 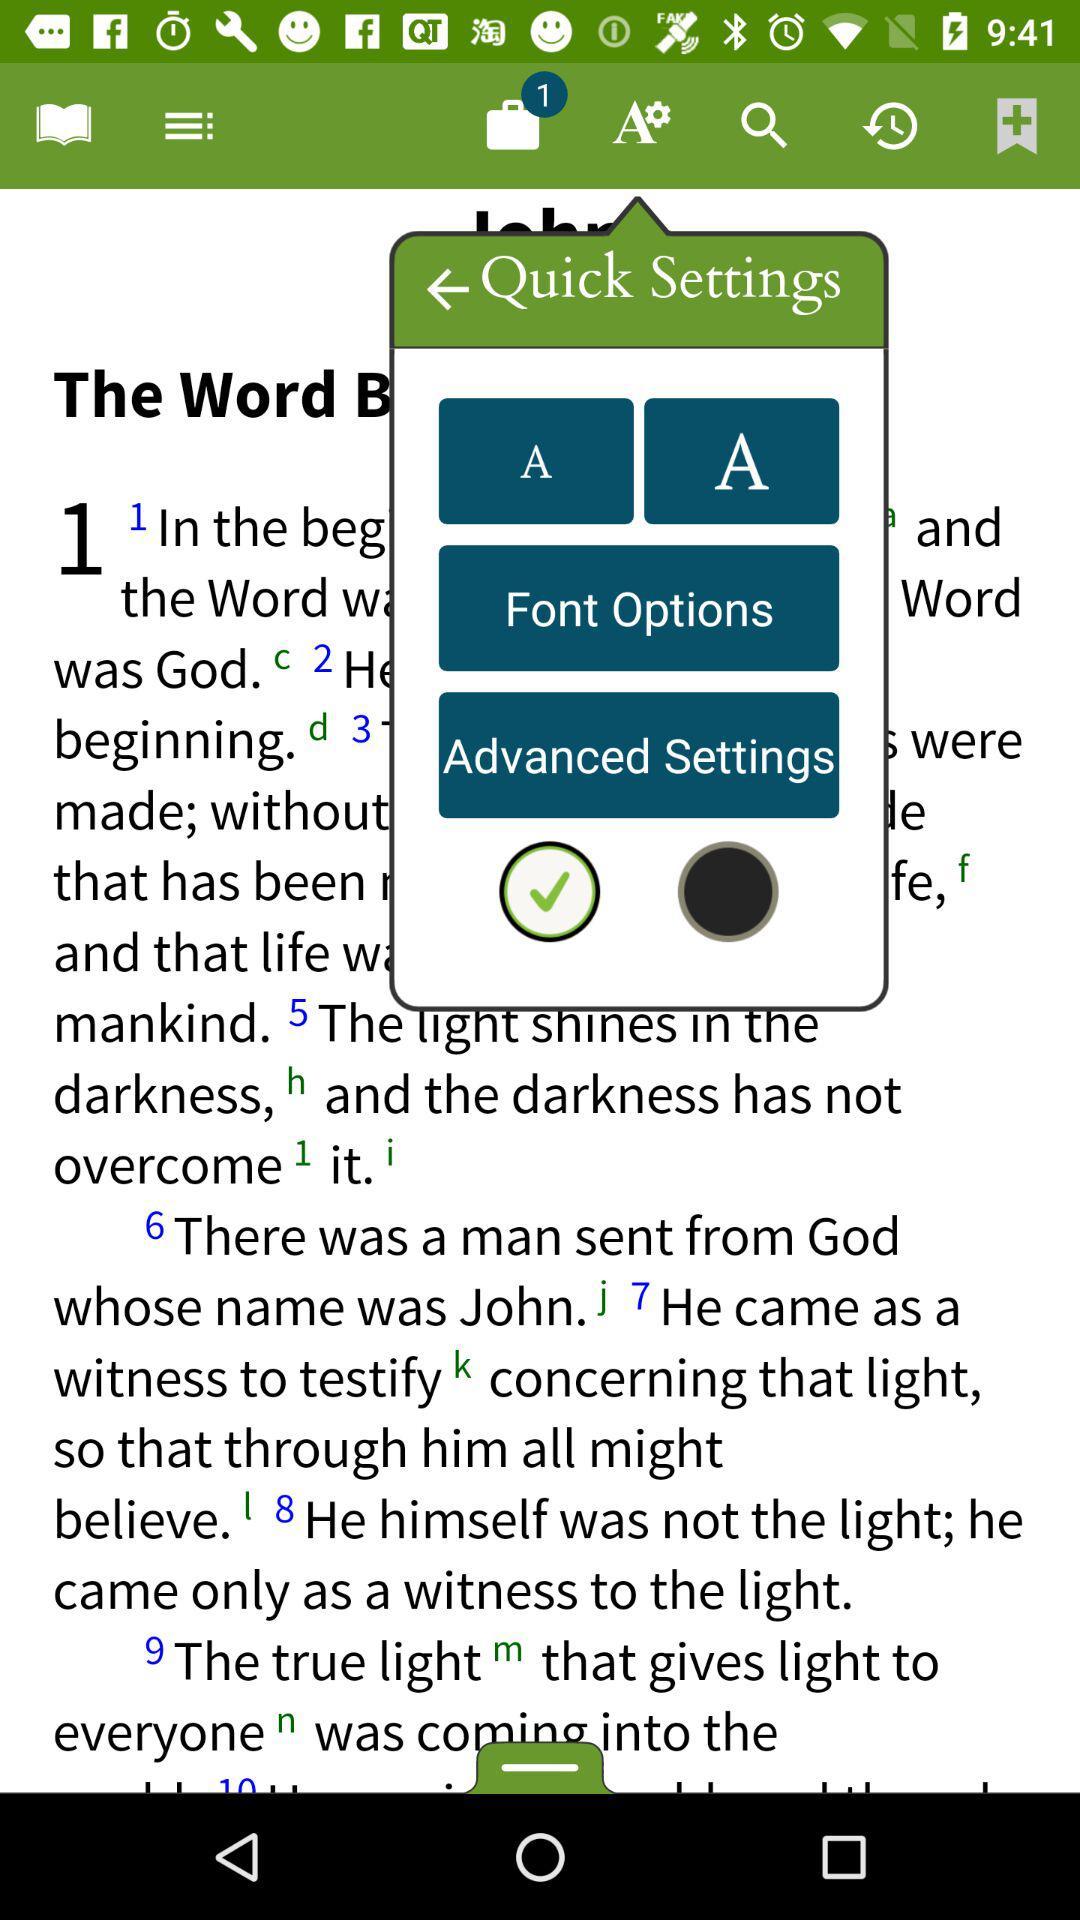 I want to click on launch table of contents, so click(x=61, y=124).